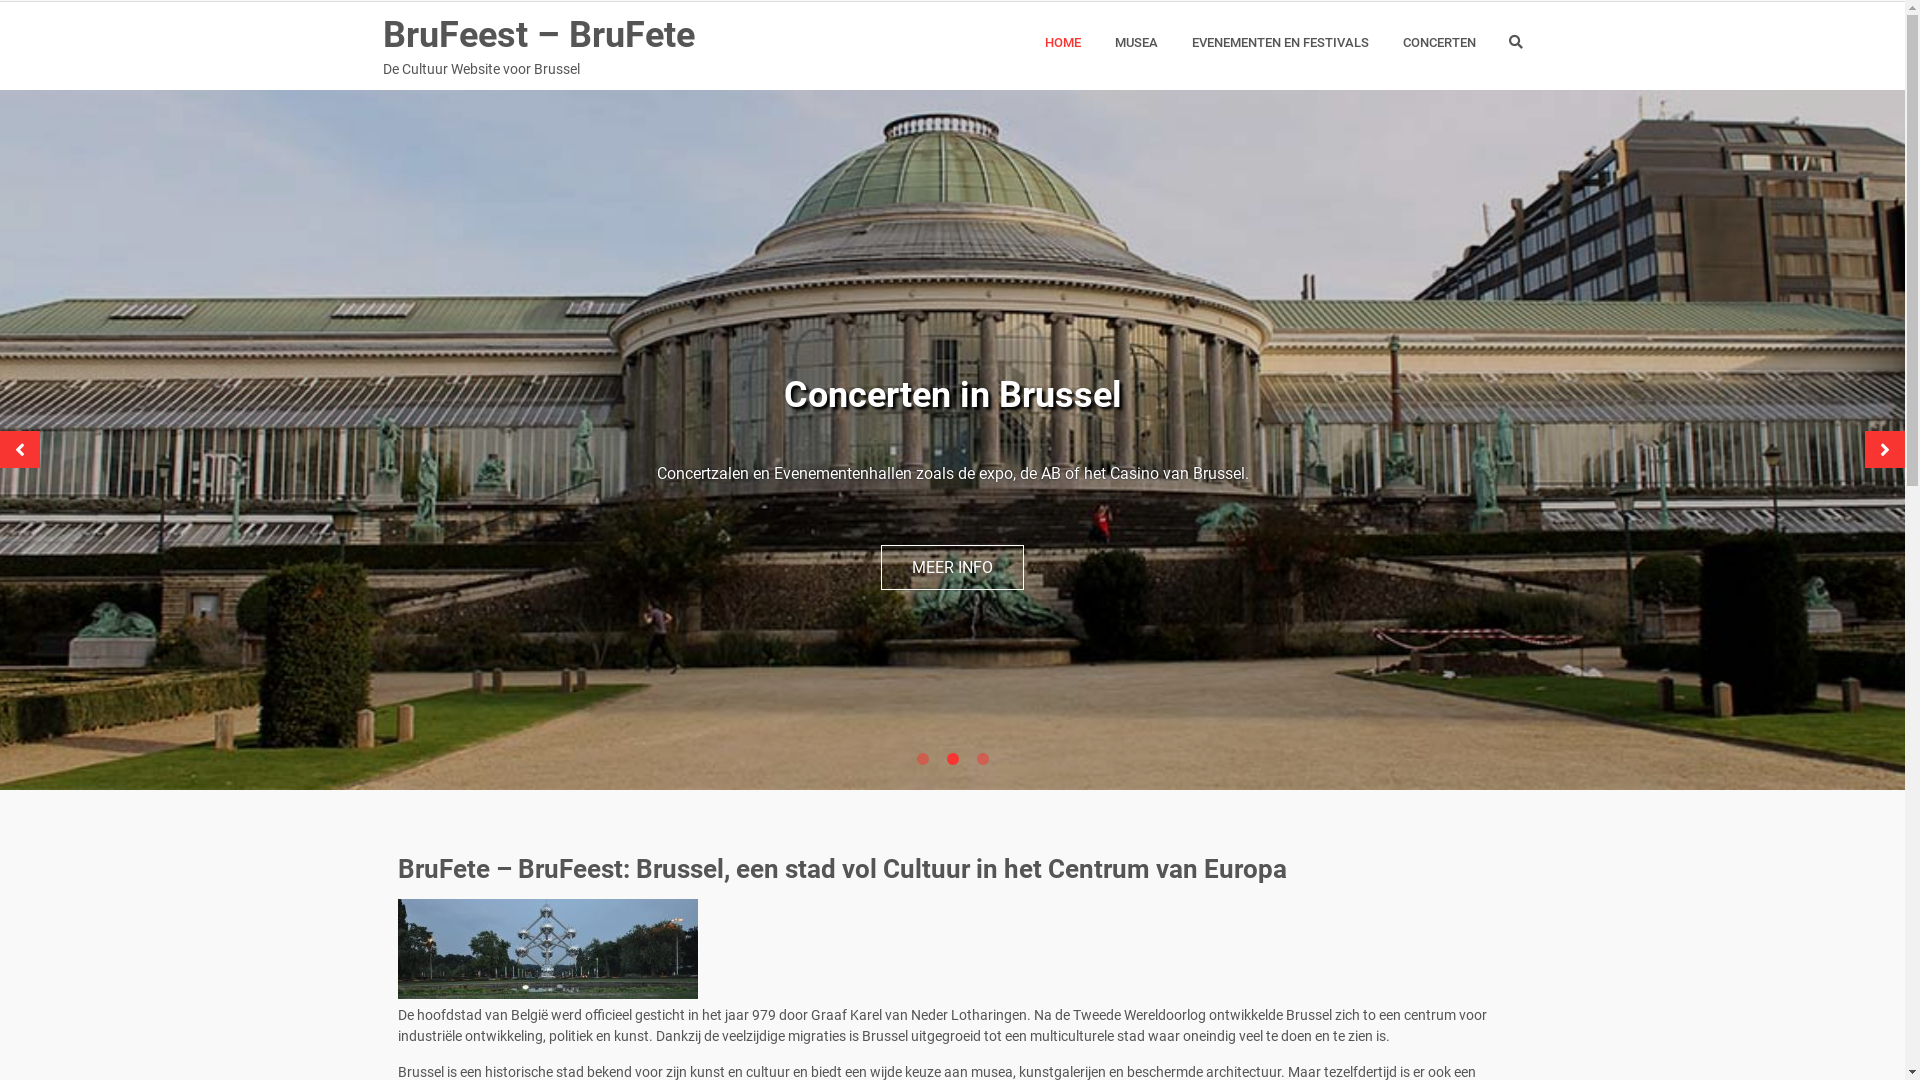 This screenshot has width=1920, height=1080. Describe the element at coordinates (950, 759) in the screenshot. I see `'2'` at that location.